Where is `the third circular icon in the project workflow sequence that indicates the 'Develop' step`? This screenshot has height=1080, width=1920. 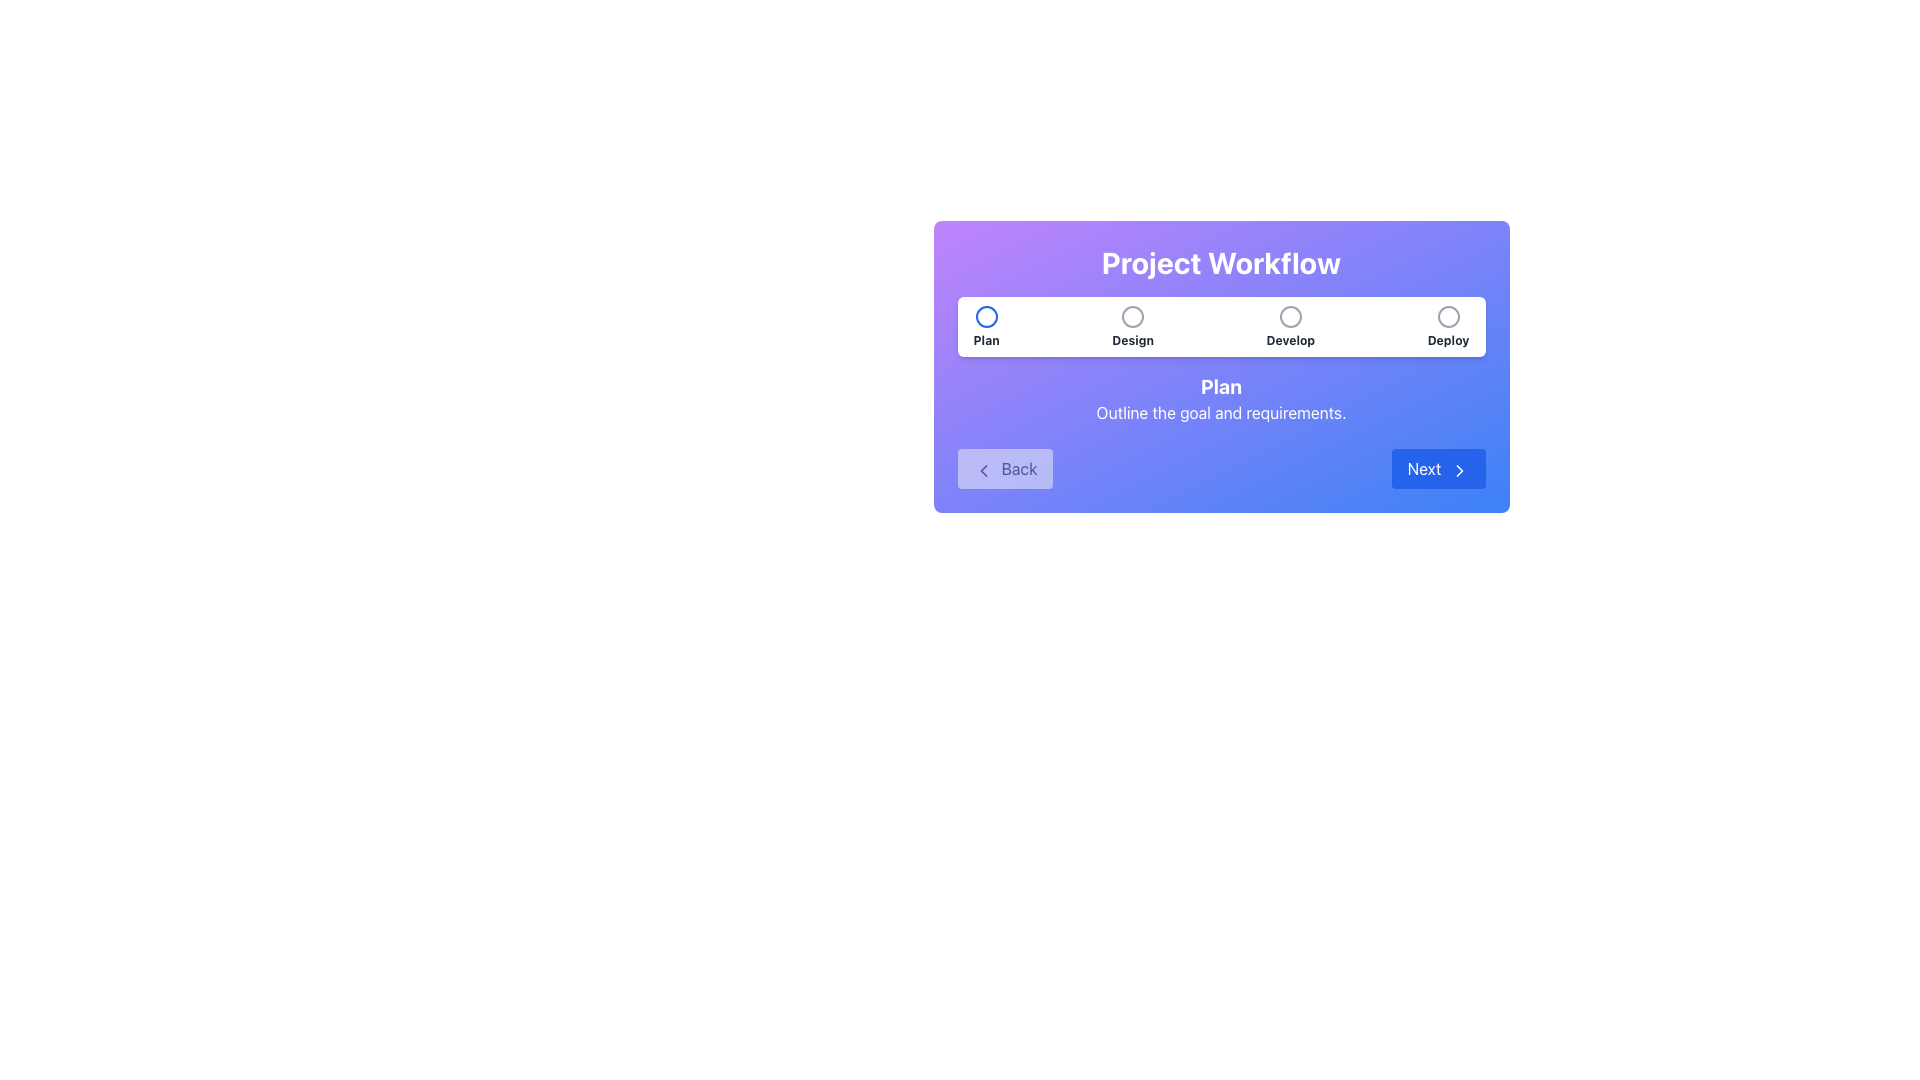
the third circular icon in the project workflow sequence that indicates the 'Develop' step is located at coordinates (1290, 315).